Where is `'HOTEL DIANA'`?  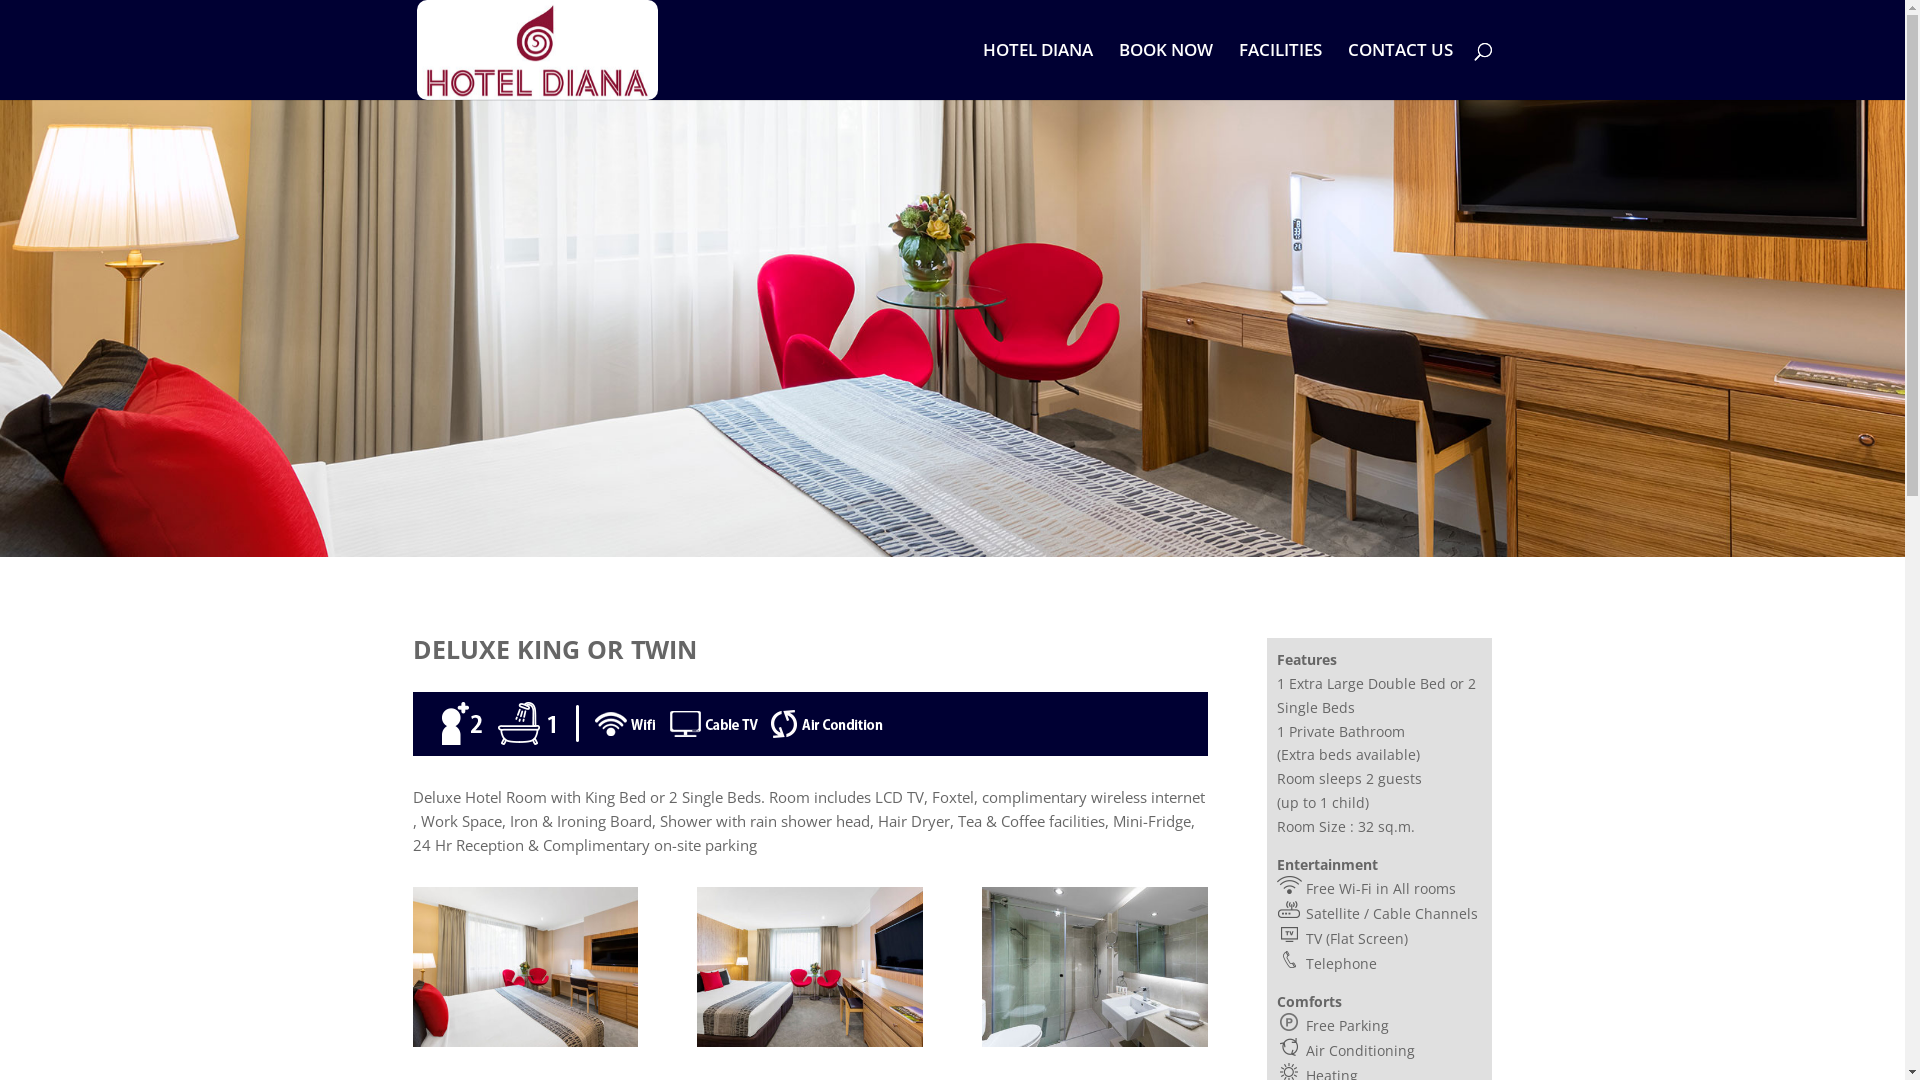 'HOTEL DIANA' is located at coordinates (1036, 70).